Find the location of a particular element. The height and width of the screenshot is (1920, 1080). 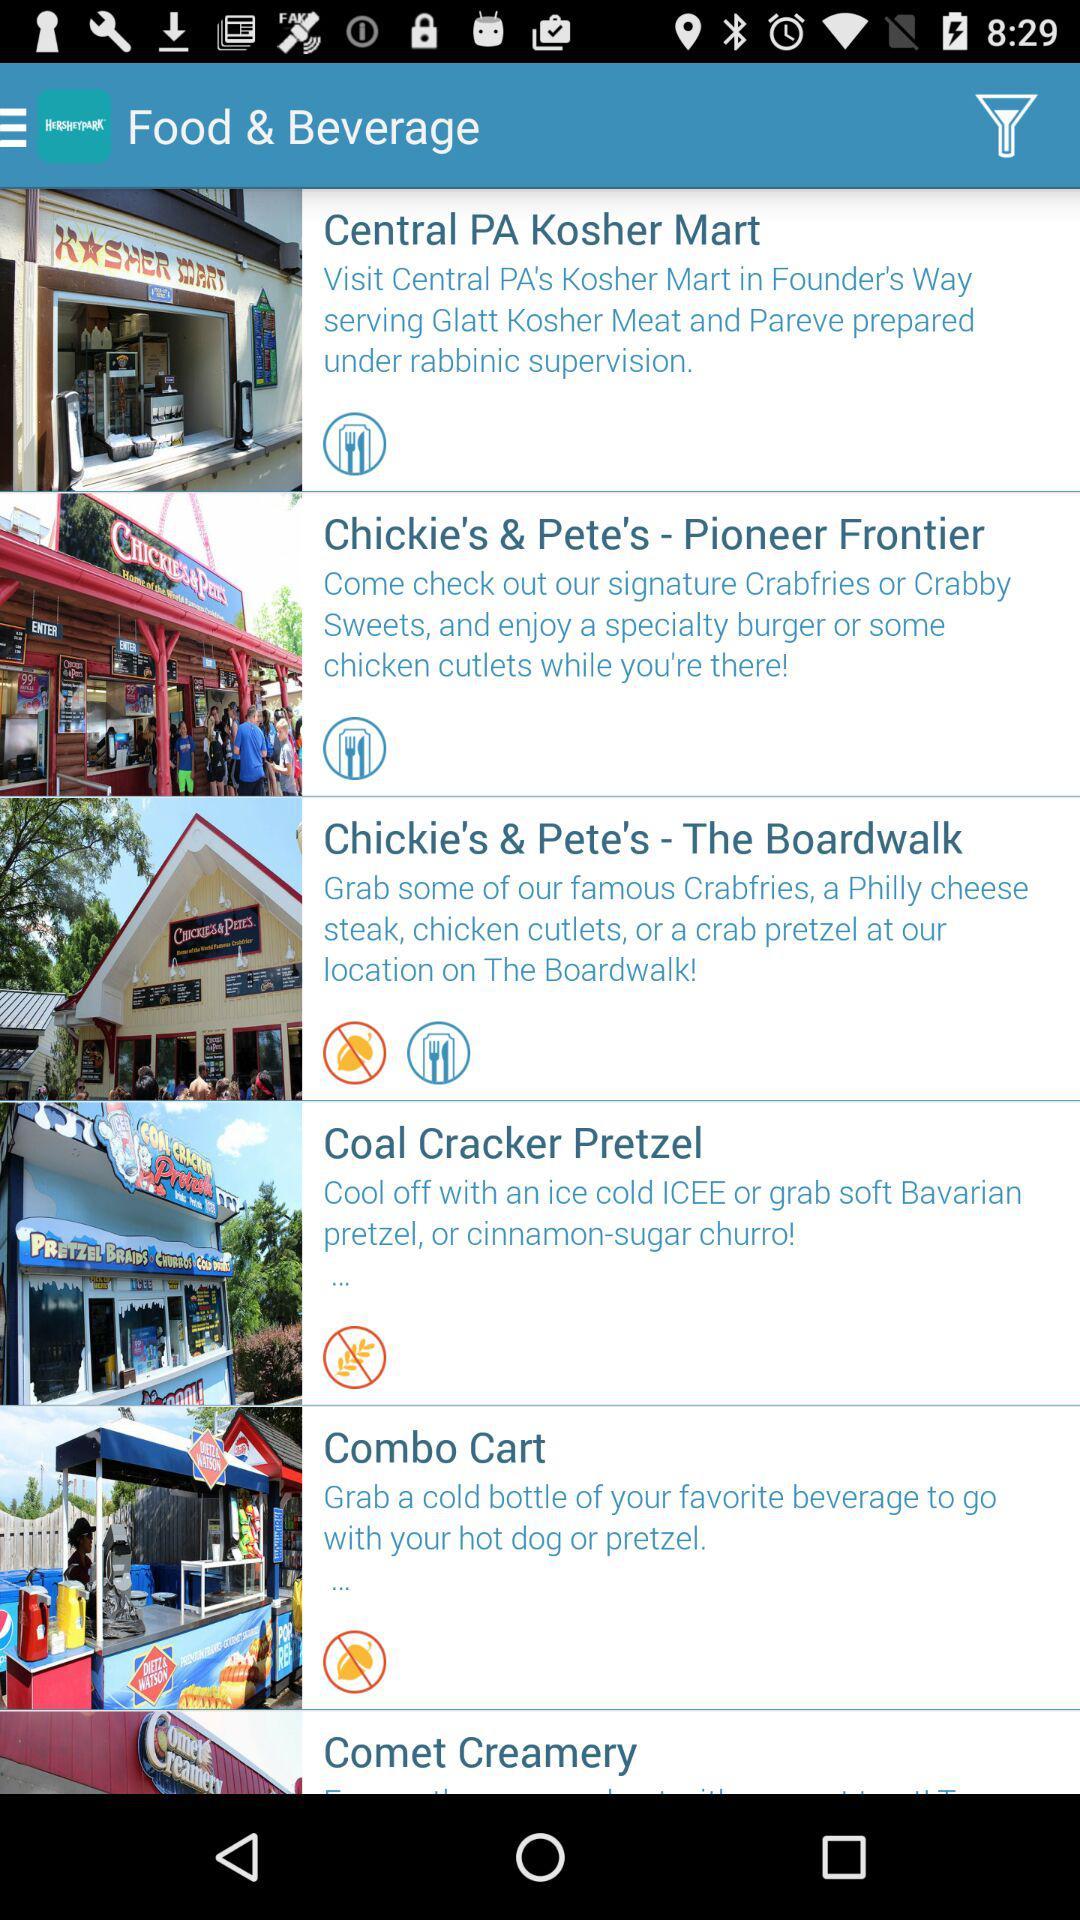

the icon above the grab a cold item is located at coordinates (690, 1445).